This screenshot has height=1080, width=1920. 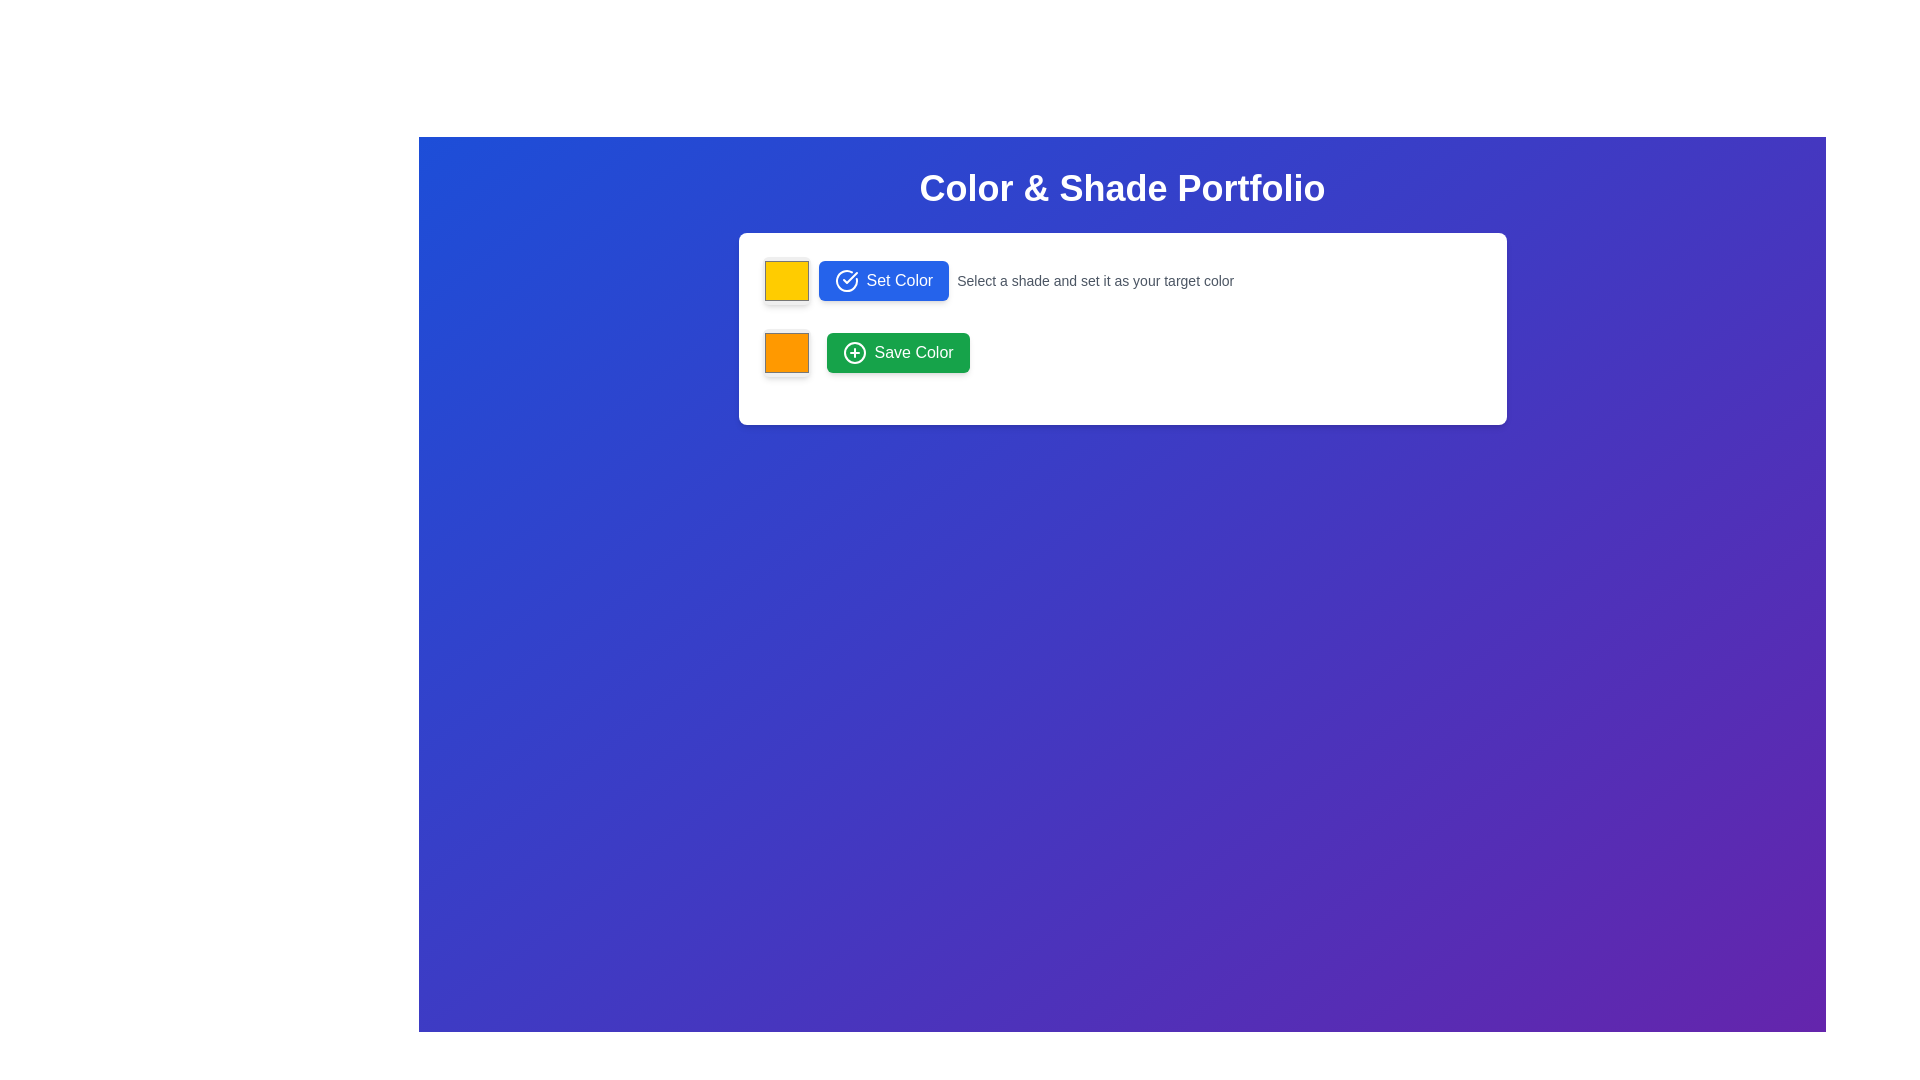 What do you see at coordinates (896, 352) in the screenshot?
I see `the green 'Save Color' button` at bounding box center [896, 352].